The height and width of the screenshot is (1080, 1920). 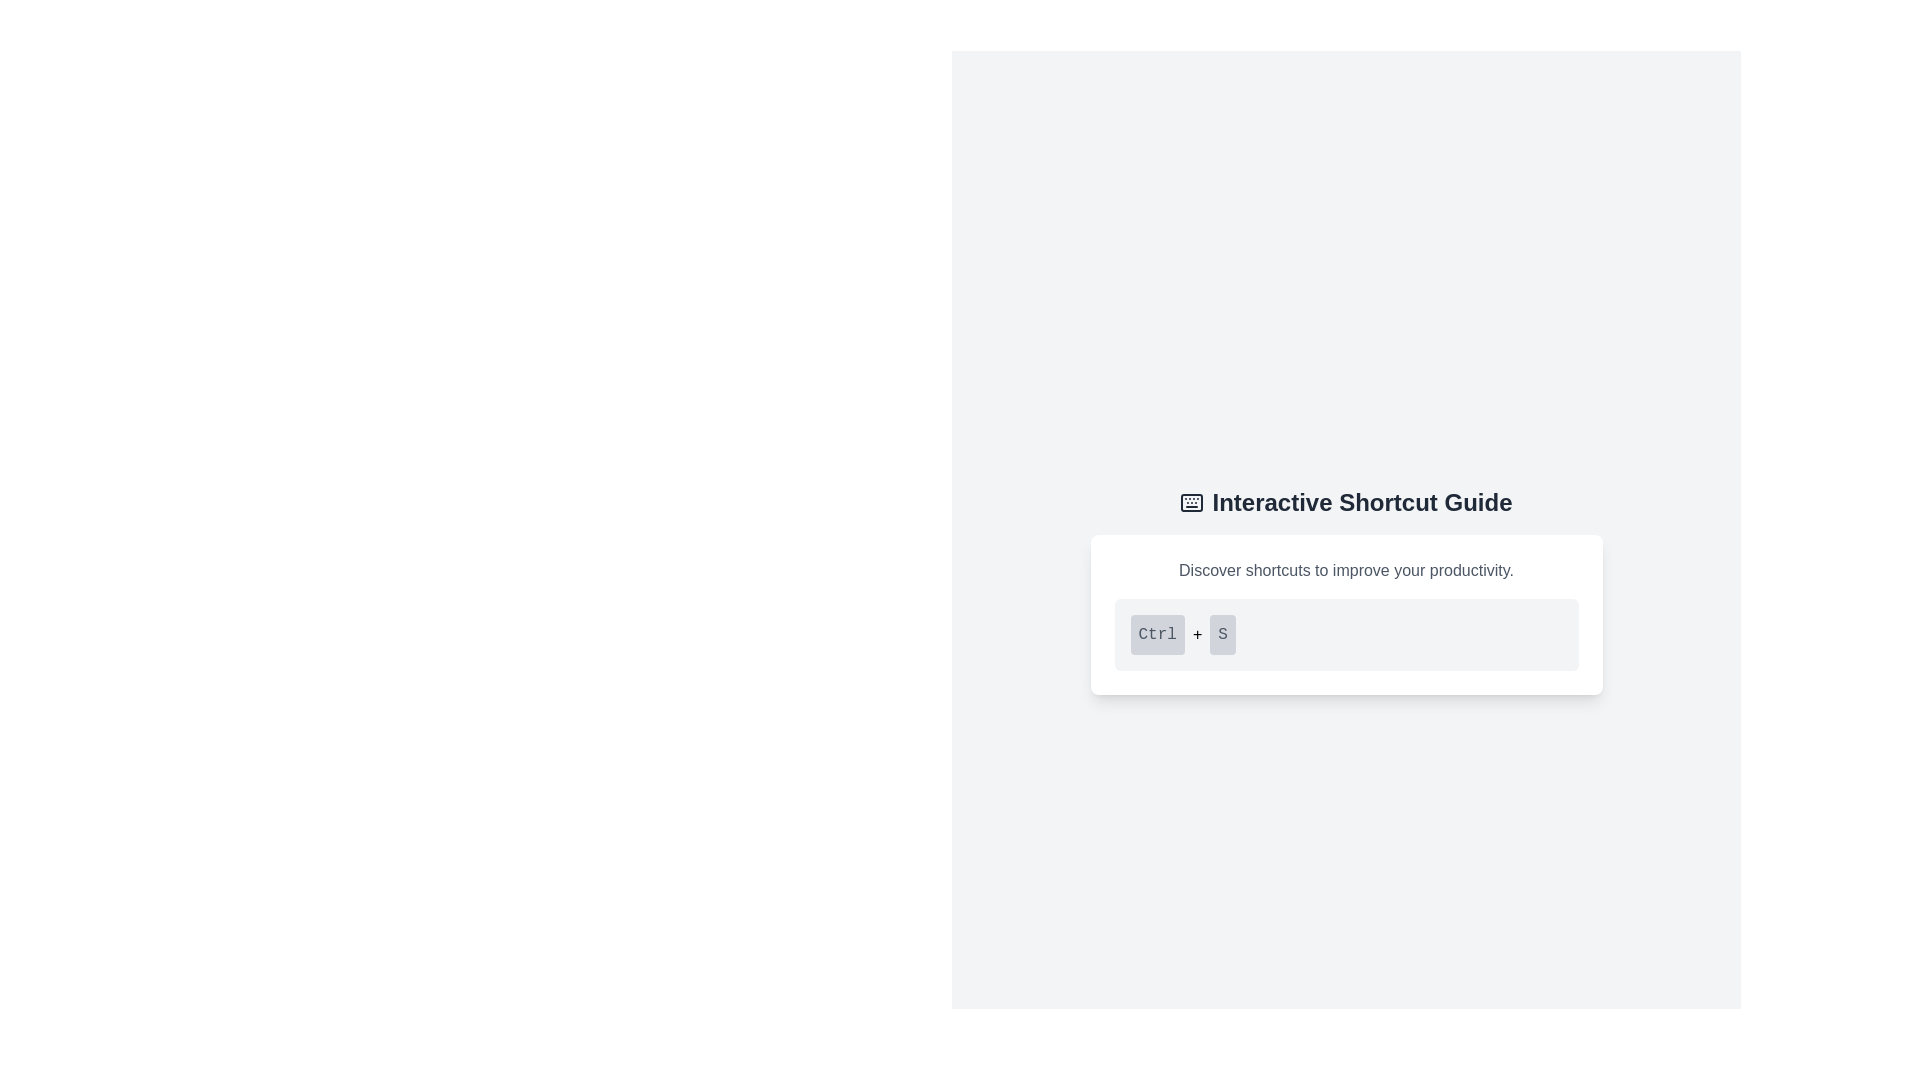 I want to click on the text label styled as a button displaying 'Ctrl', which is located to the left of the text 'S' and has a light gray background with rounded corners, so click(x=1157, y=635).